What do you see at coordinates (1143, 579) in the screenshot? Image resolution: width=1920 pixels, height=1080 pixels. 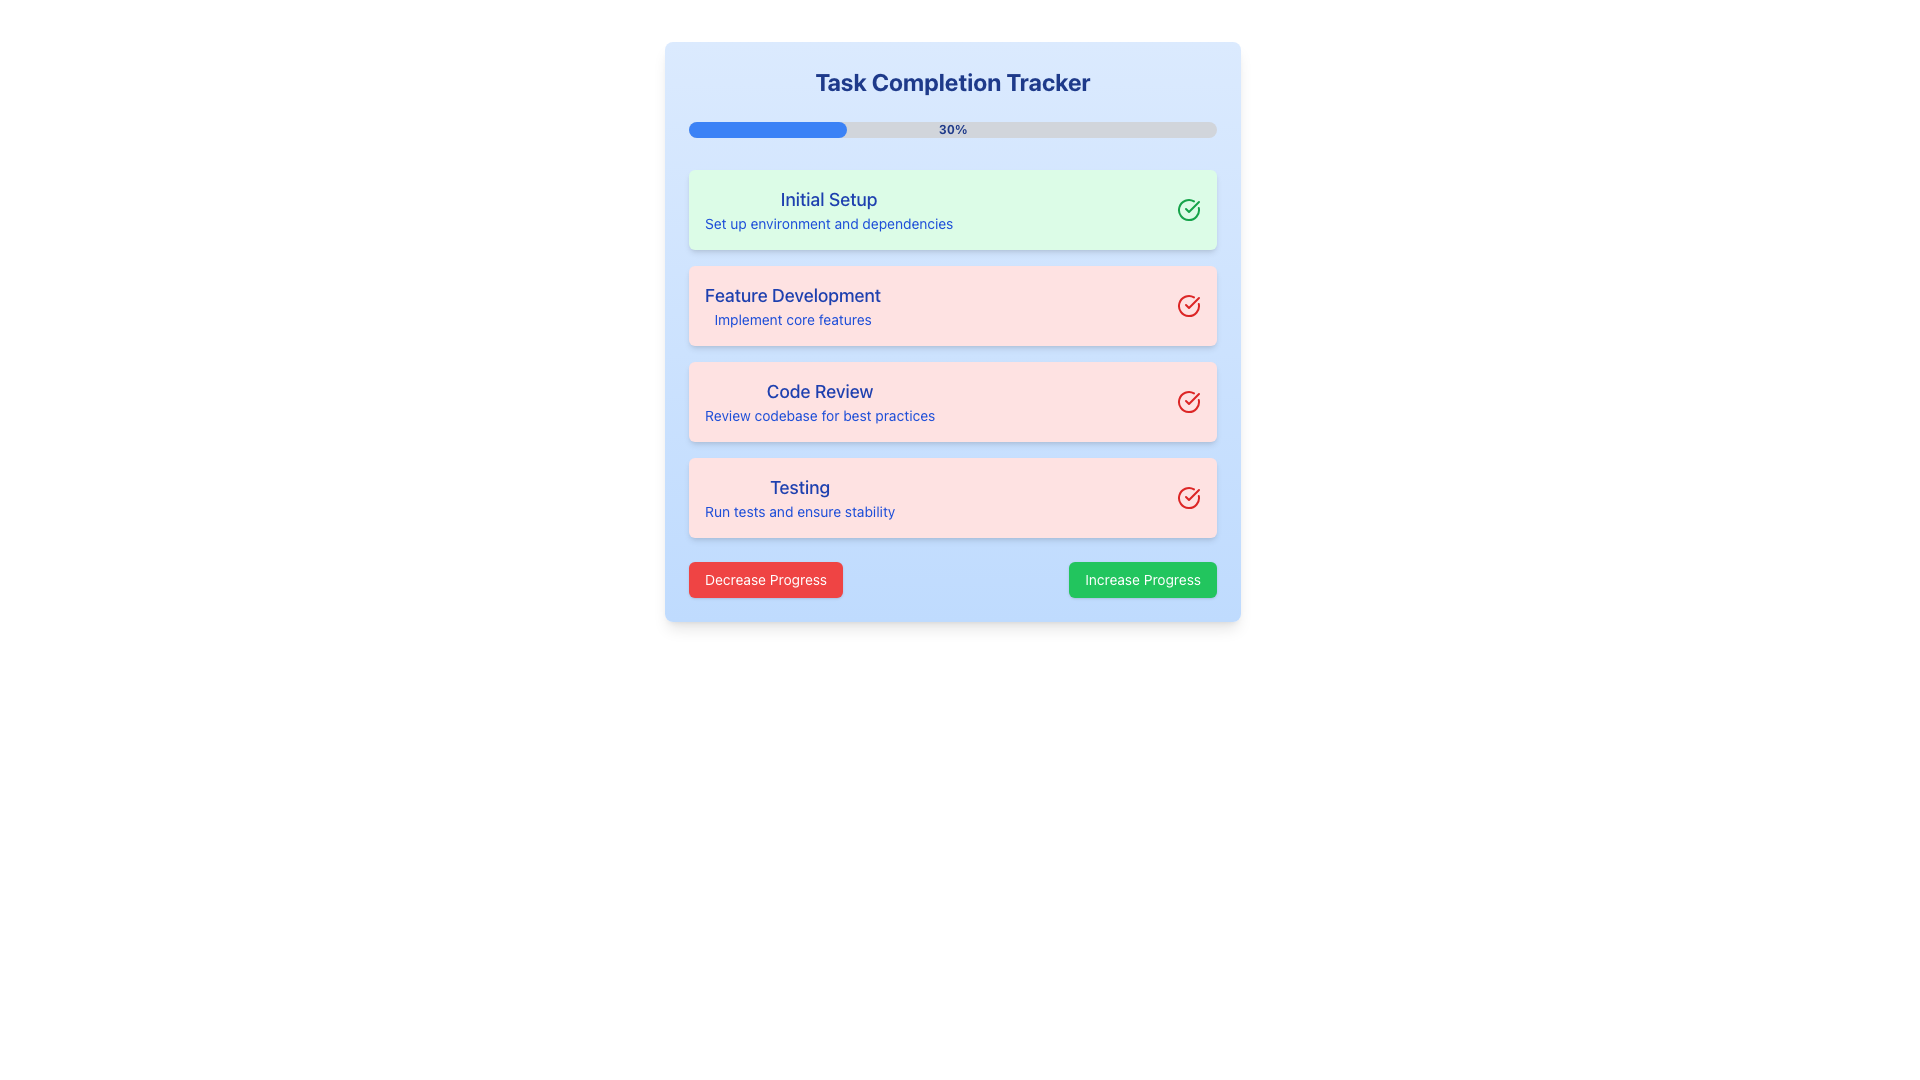 I see `the button that increases the progress of a task, located at the bottom-right corner of the interface, adjacent to the red 'Decrease Progress' button` at bounding box center [1143, 579].